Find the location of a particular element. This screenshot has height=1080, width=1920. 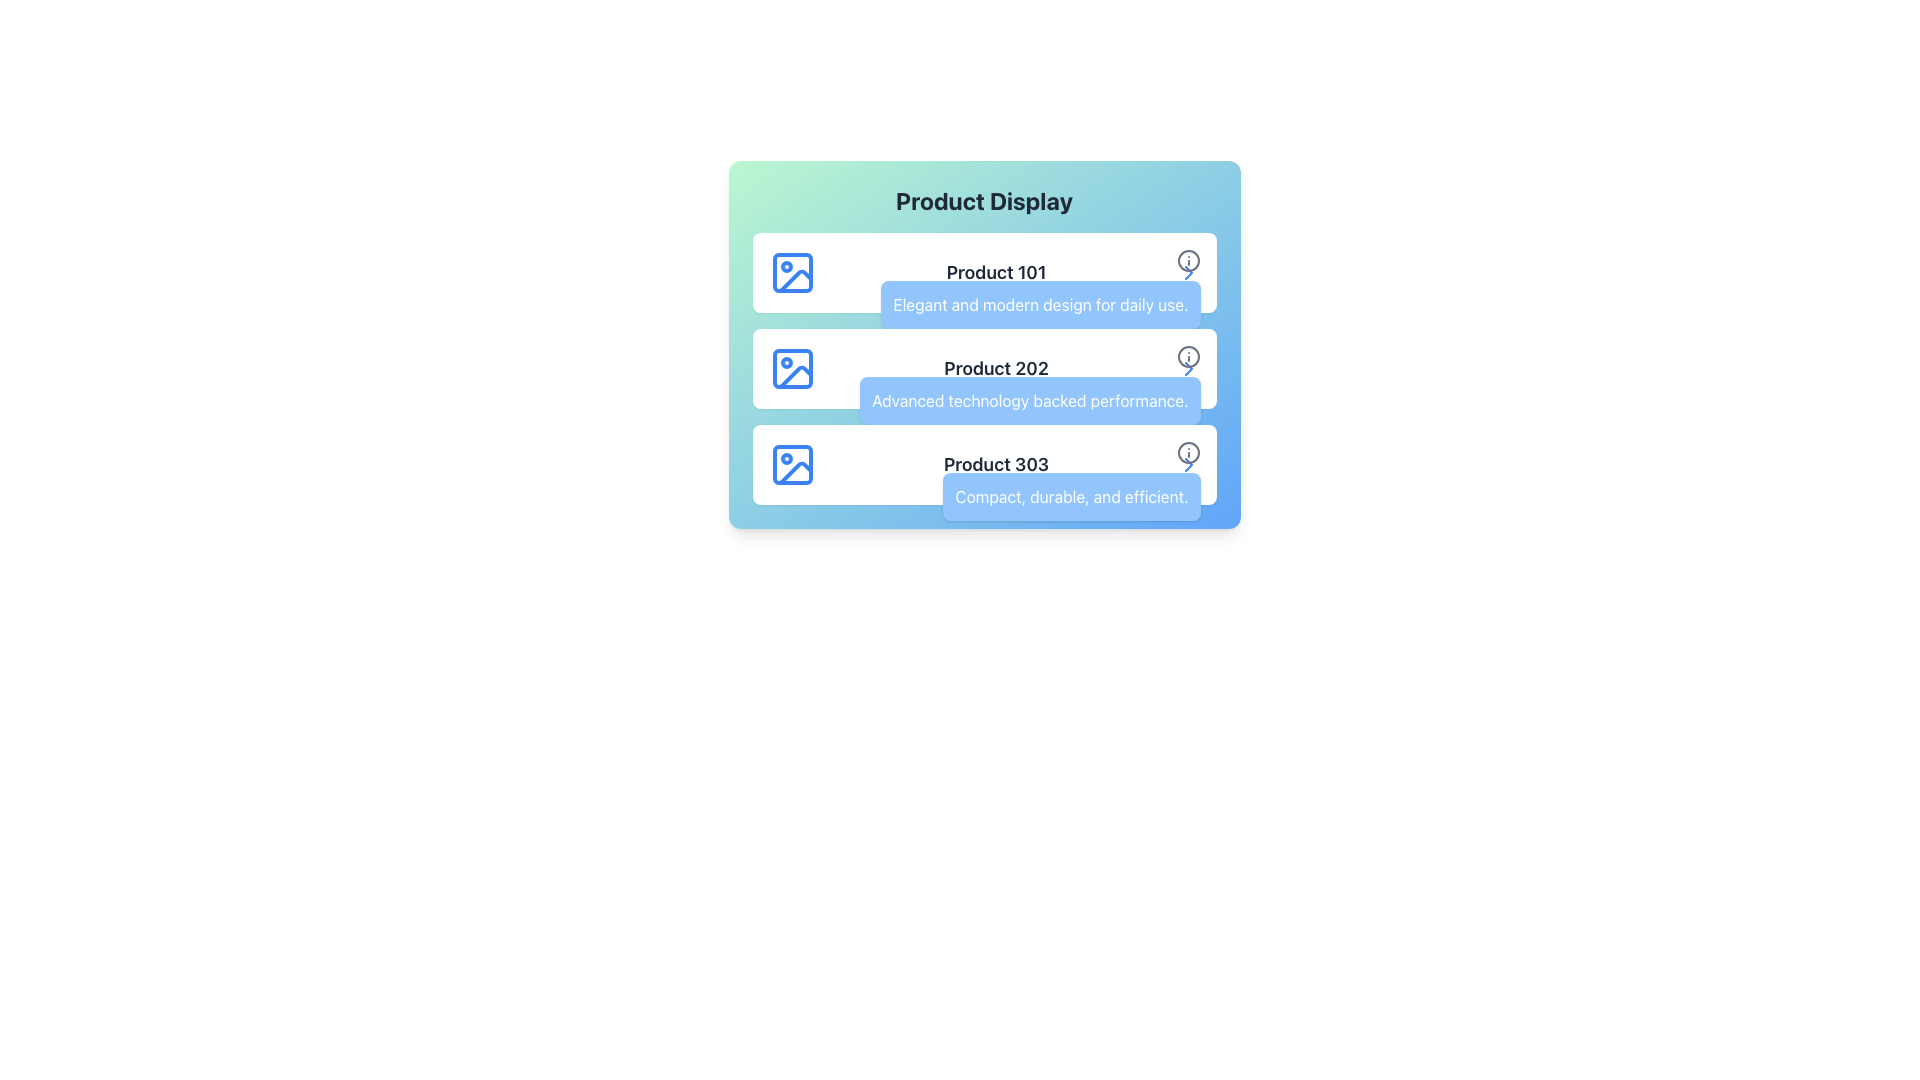

the icon detail in the first row that symbolizes the item category or type is located at coordinates (794, 281).